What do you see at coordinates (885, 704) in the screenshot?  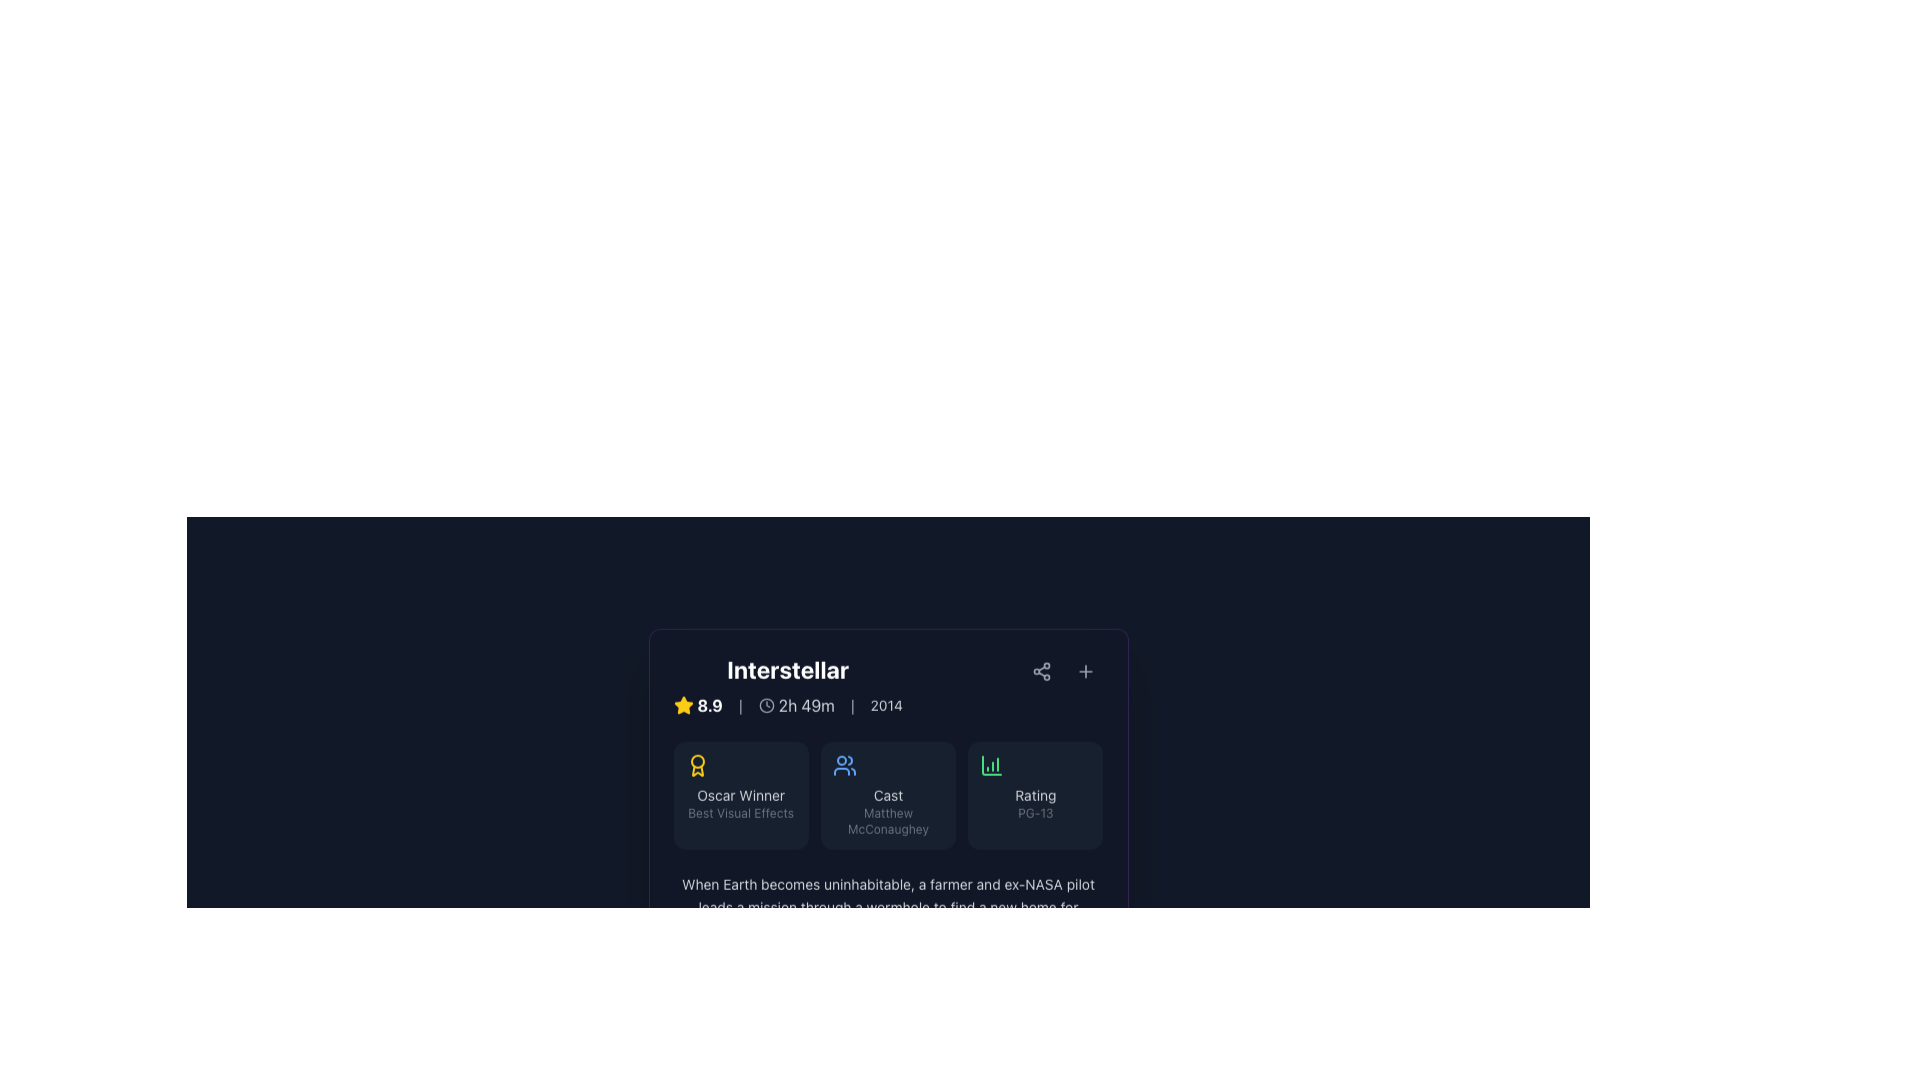 I see `the text element displaying '2014', which is light gray and smaller than surrounding text, located on a dark background at the end of a group of elements including a star rating and duration` at bounding box center [885, 704].